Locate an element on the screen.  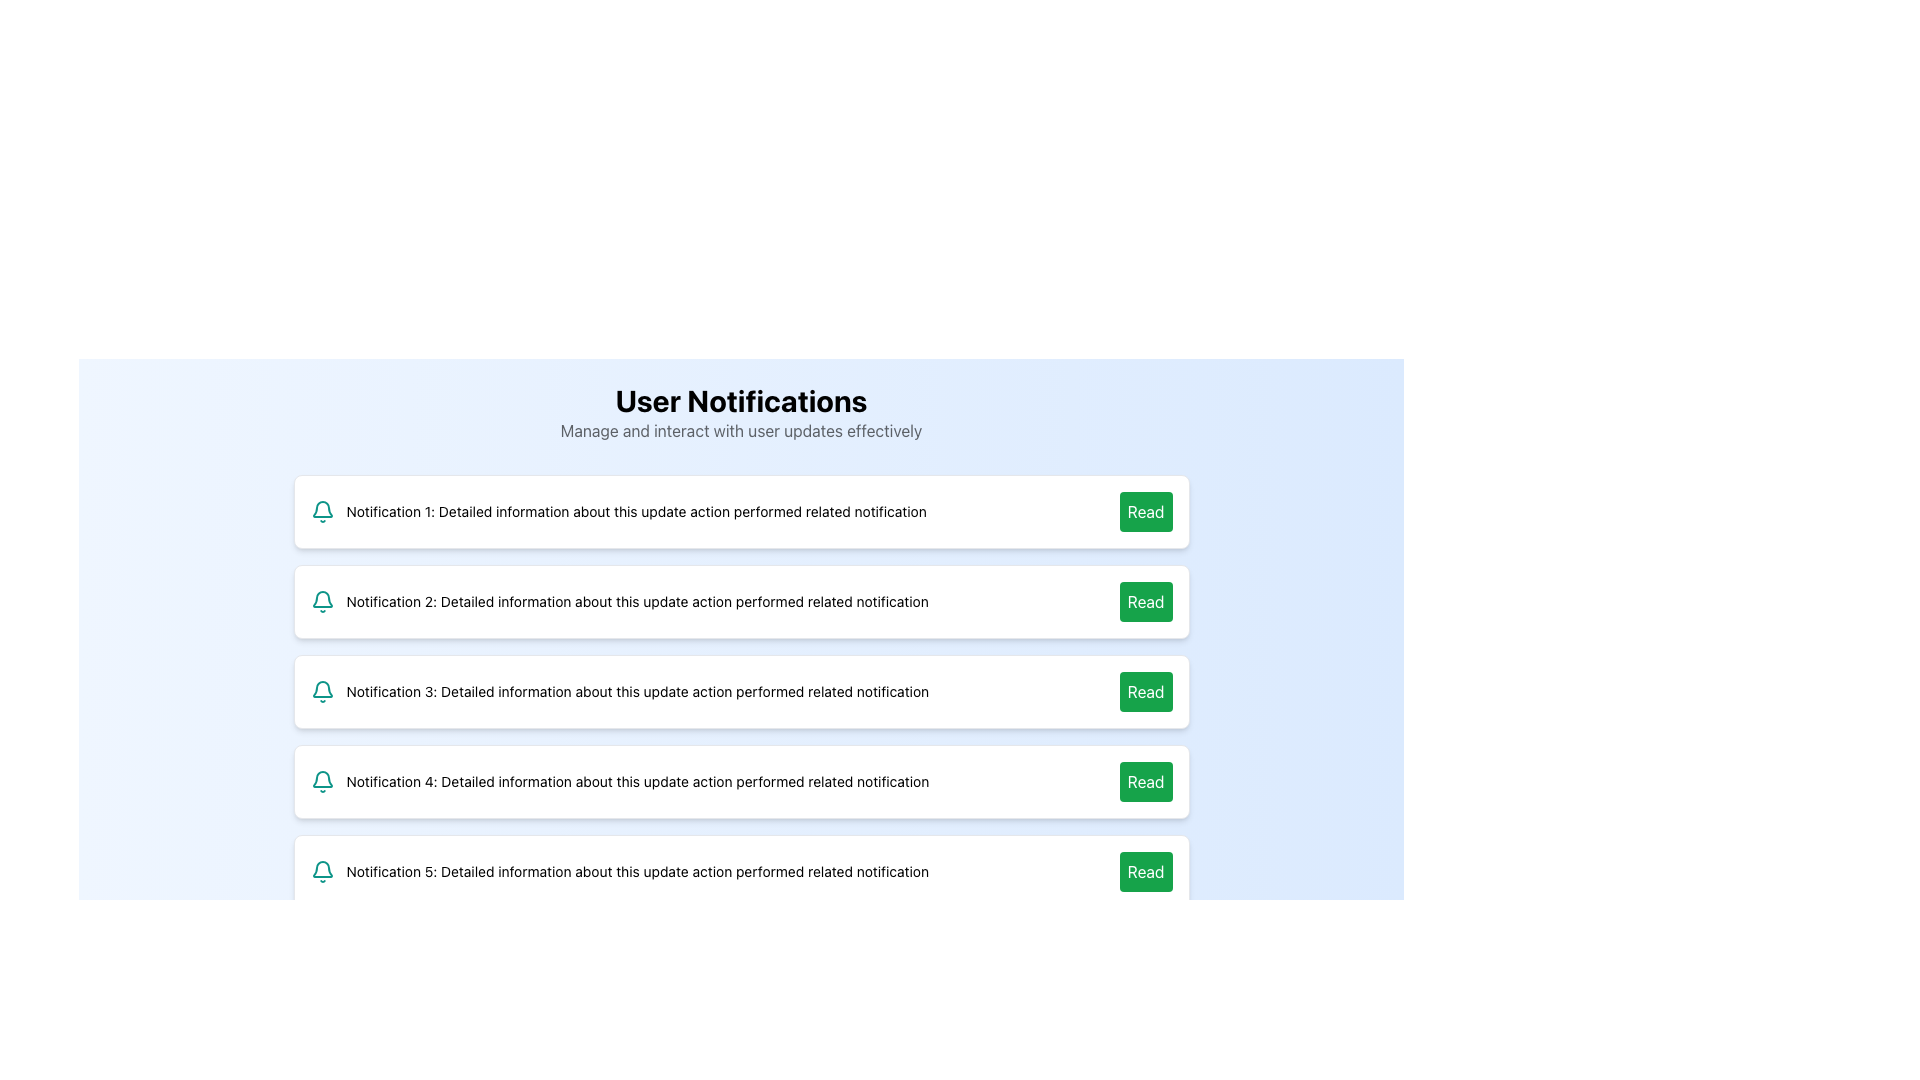
the text element that conveys details related to the fifth notification in the list to trigger additional information is located at coordinates (636, 870).